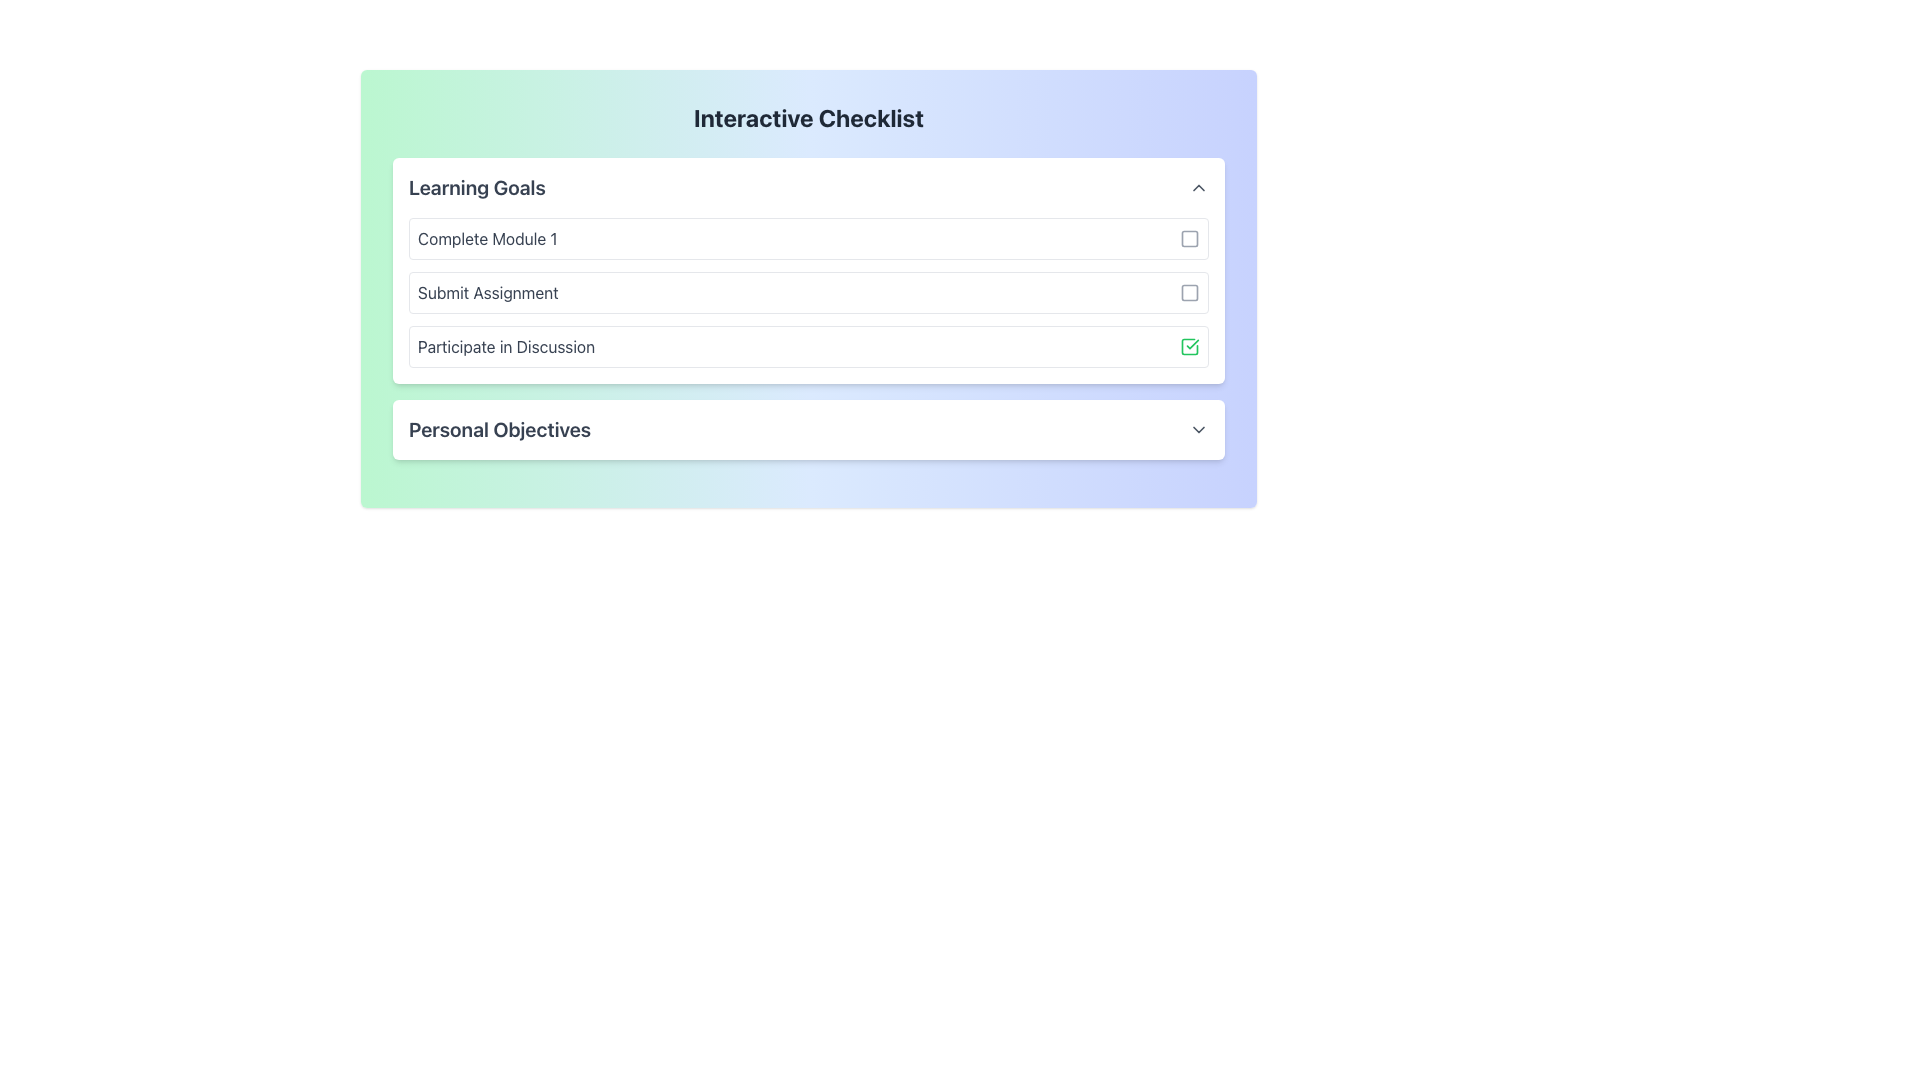 Image resolution: width=1920 pixels, height=1080 pixels. I want to click on the checkbox icon located at the far-right end of the row labeled 'Complete Module 1', so click(1190, 238).